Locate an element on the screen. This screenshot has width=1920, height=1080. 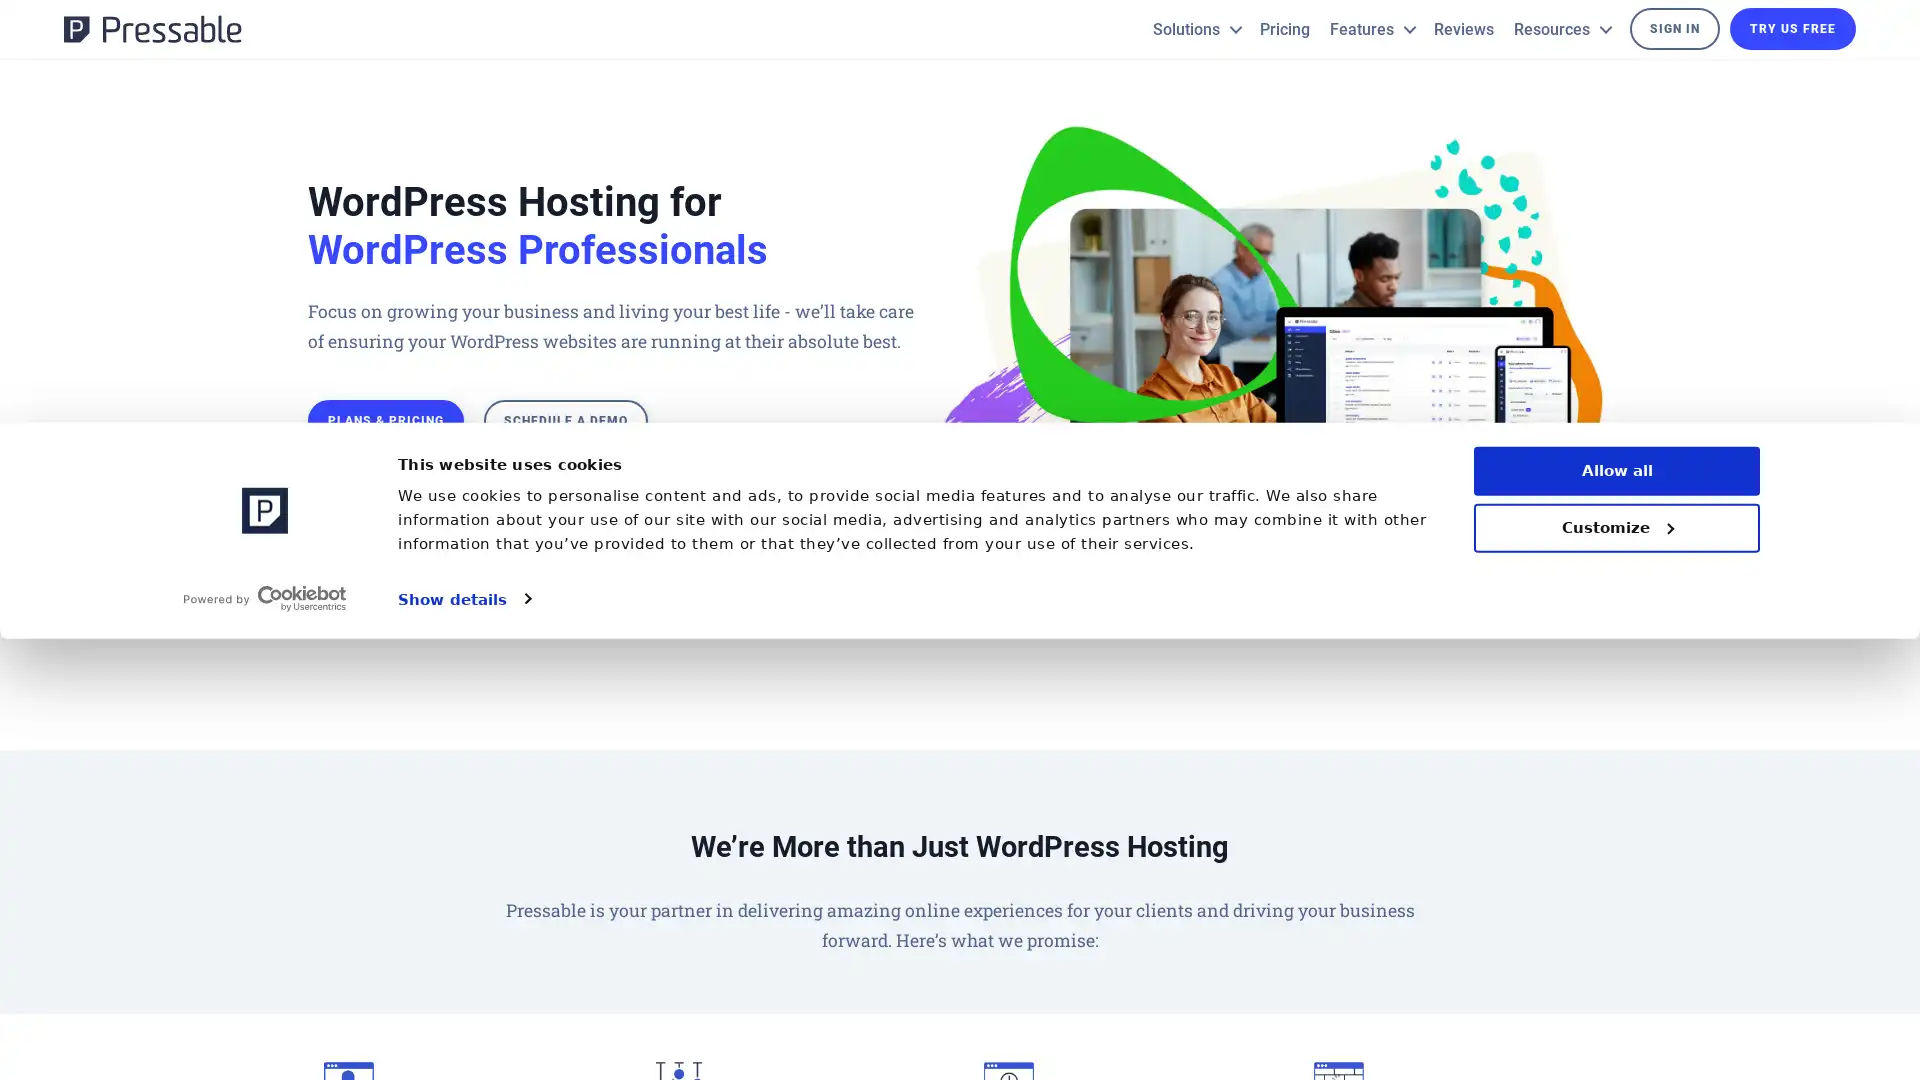
Customize is located at coordinates (1617, 968).